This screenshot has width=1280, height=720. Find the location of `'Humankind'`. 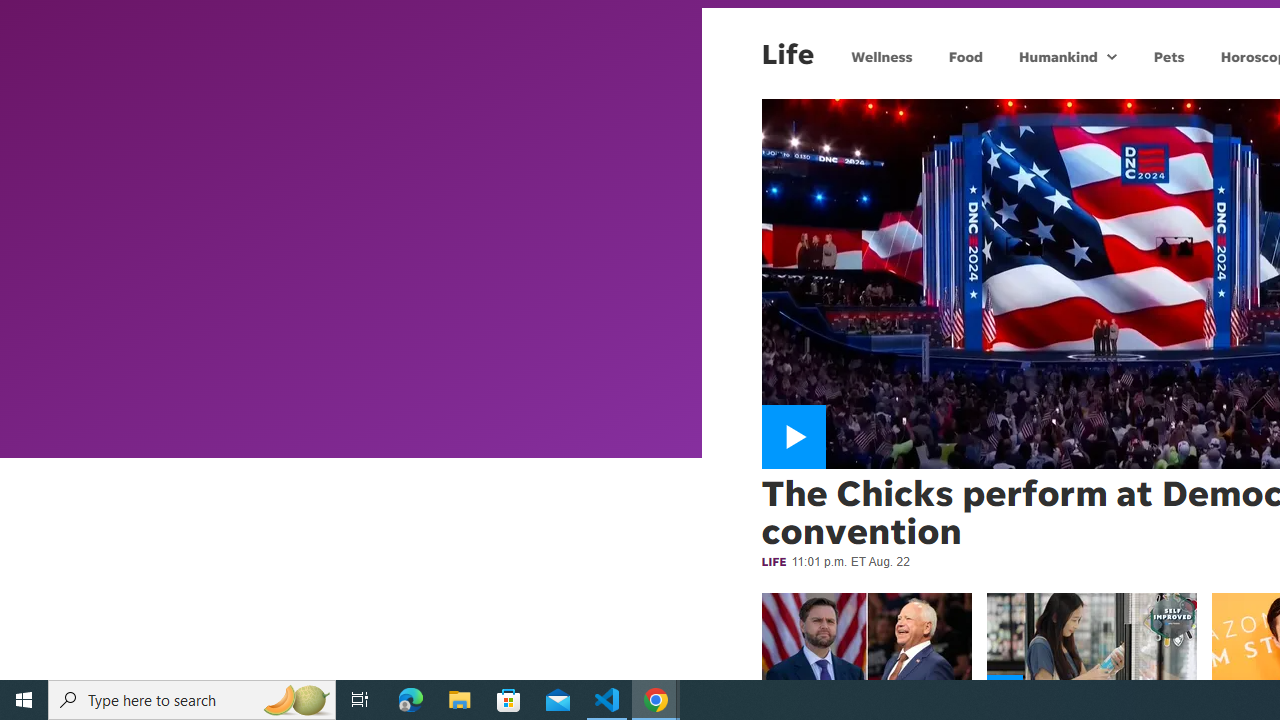

'Humankind' is located at coordinates (1055, 55).